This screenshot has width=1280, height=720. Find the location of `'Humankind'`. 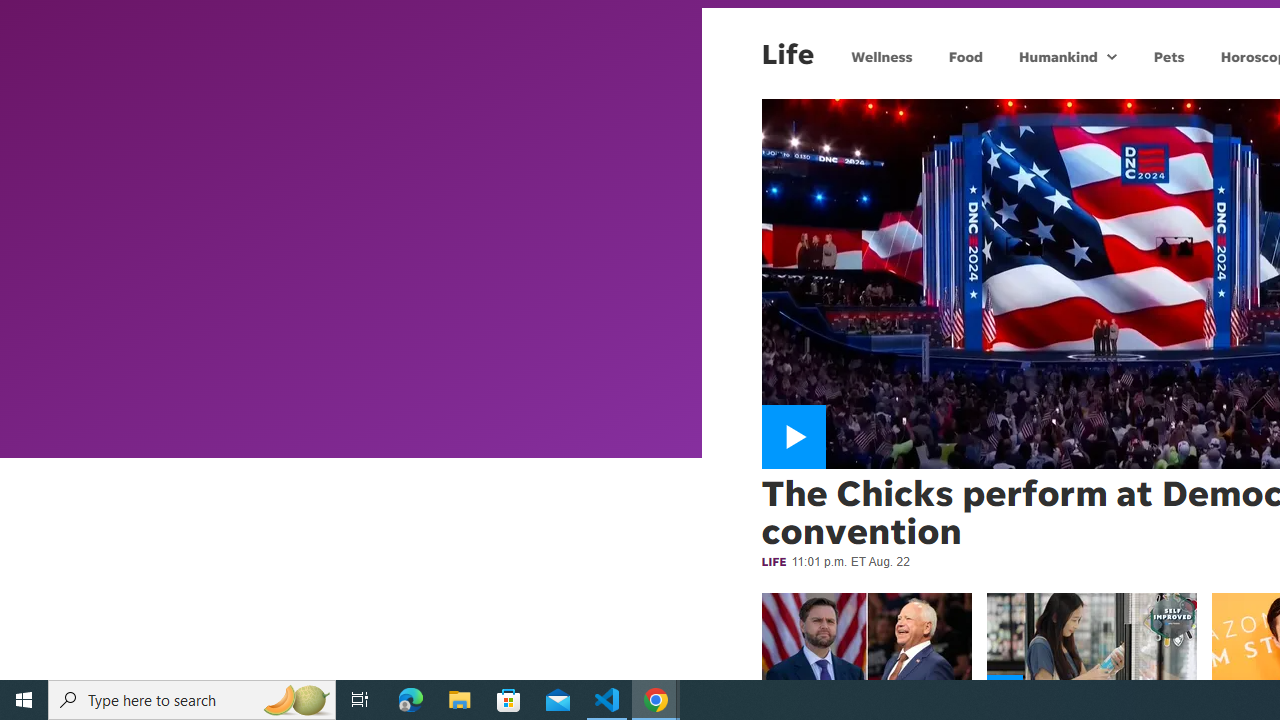

'Humankind' is located at coordinates (1055, 55).